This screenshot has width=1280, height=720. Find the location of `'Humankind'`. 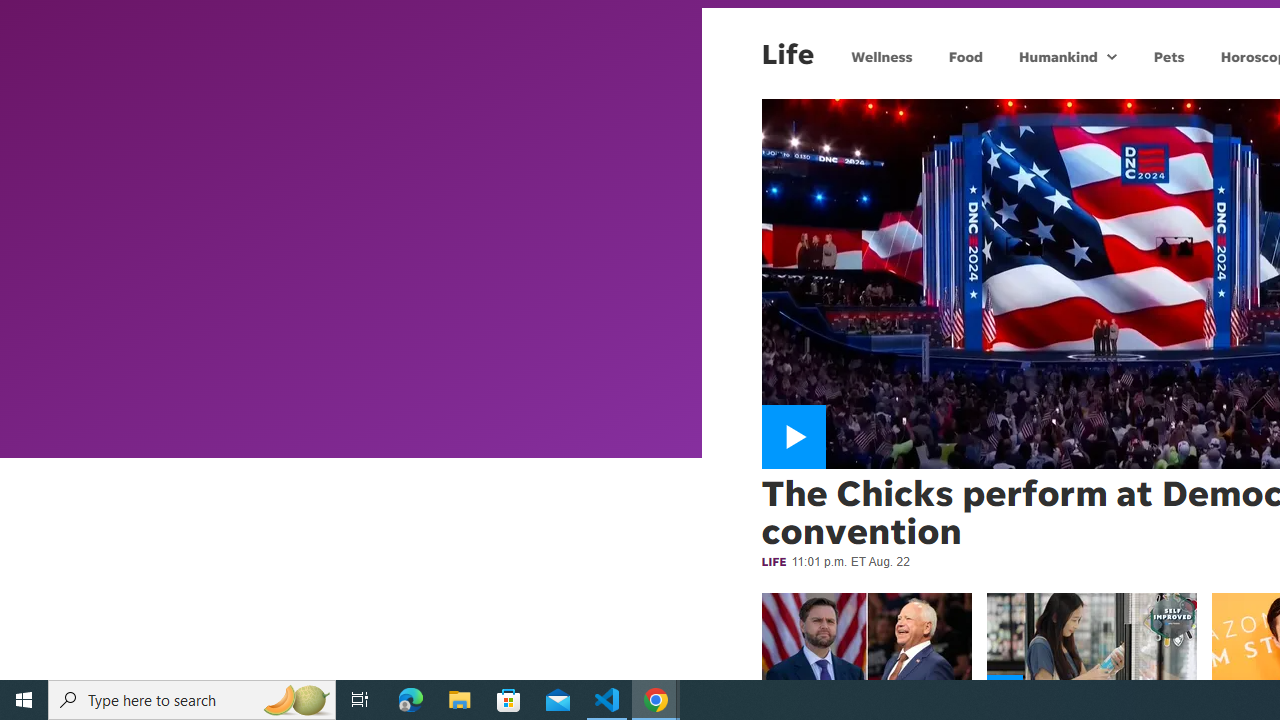

'Humankind' is located at coordinates (1055, 55).